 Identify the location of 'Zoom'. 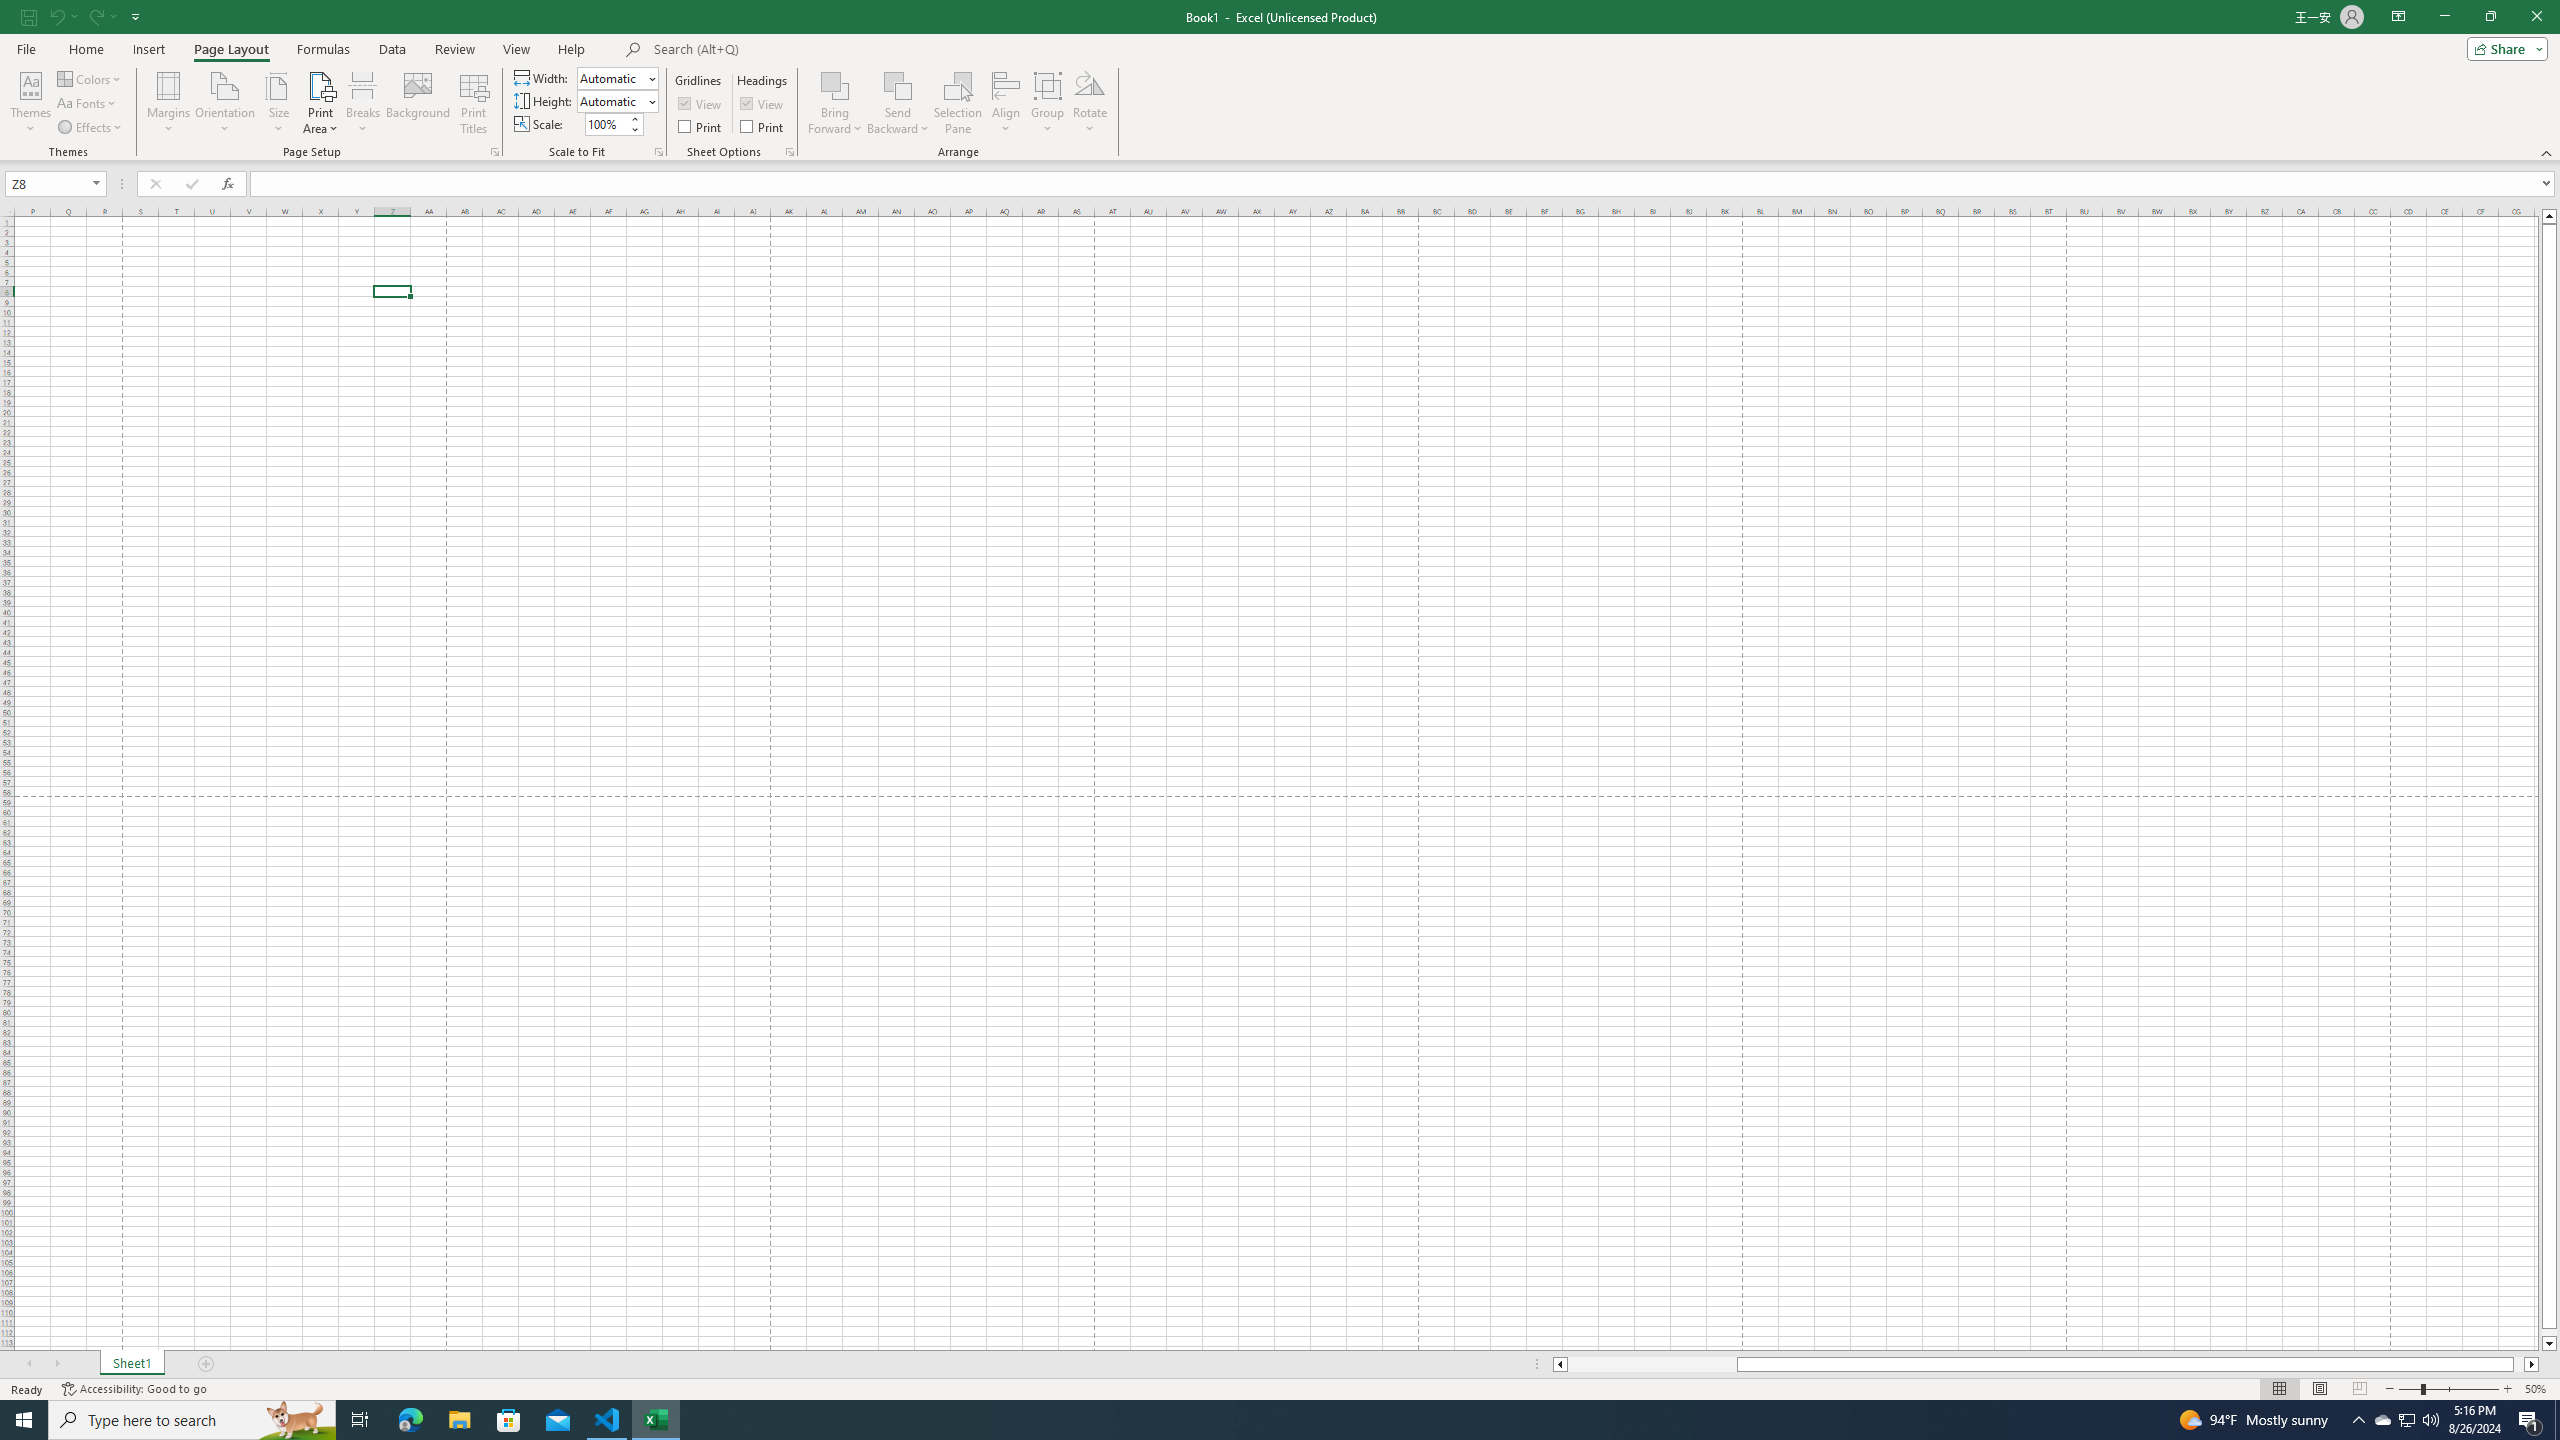
(2447, 1389).